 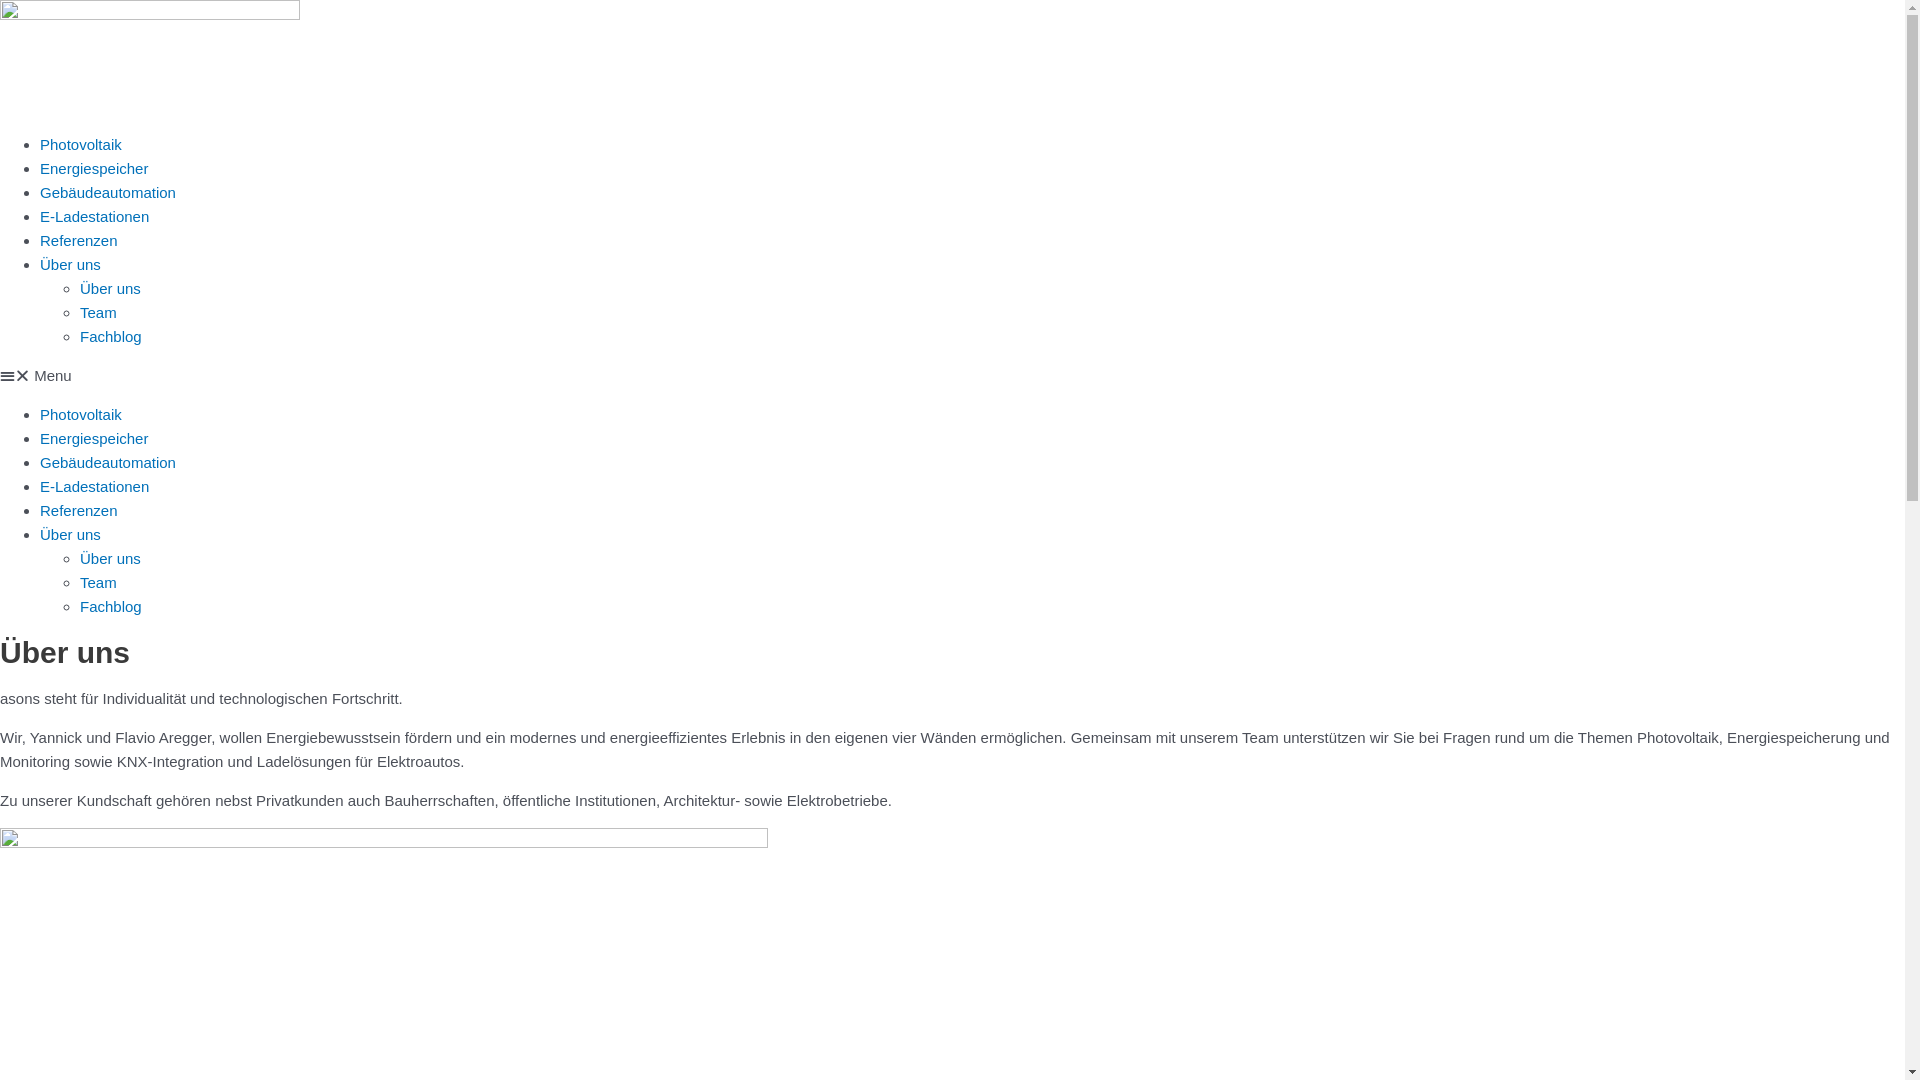 What do you see at coordinates (97, 582) in the screenshot?
I see `'Team'` at bounding box center [97, 582].